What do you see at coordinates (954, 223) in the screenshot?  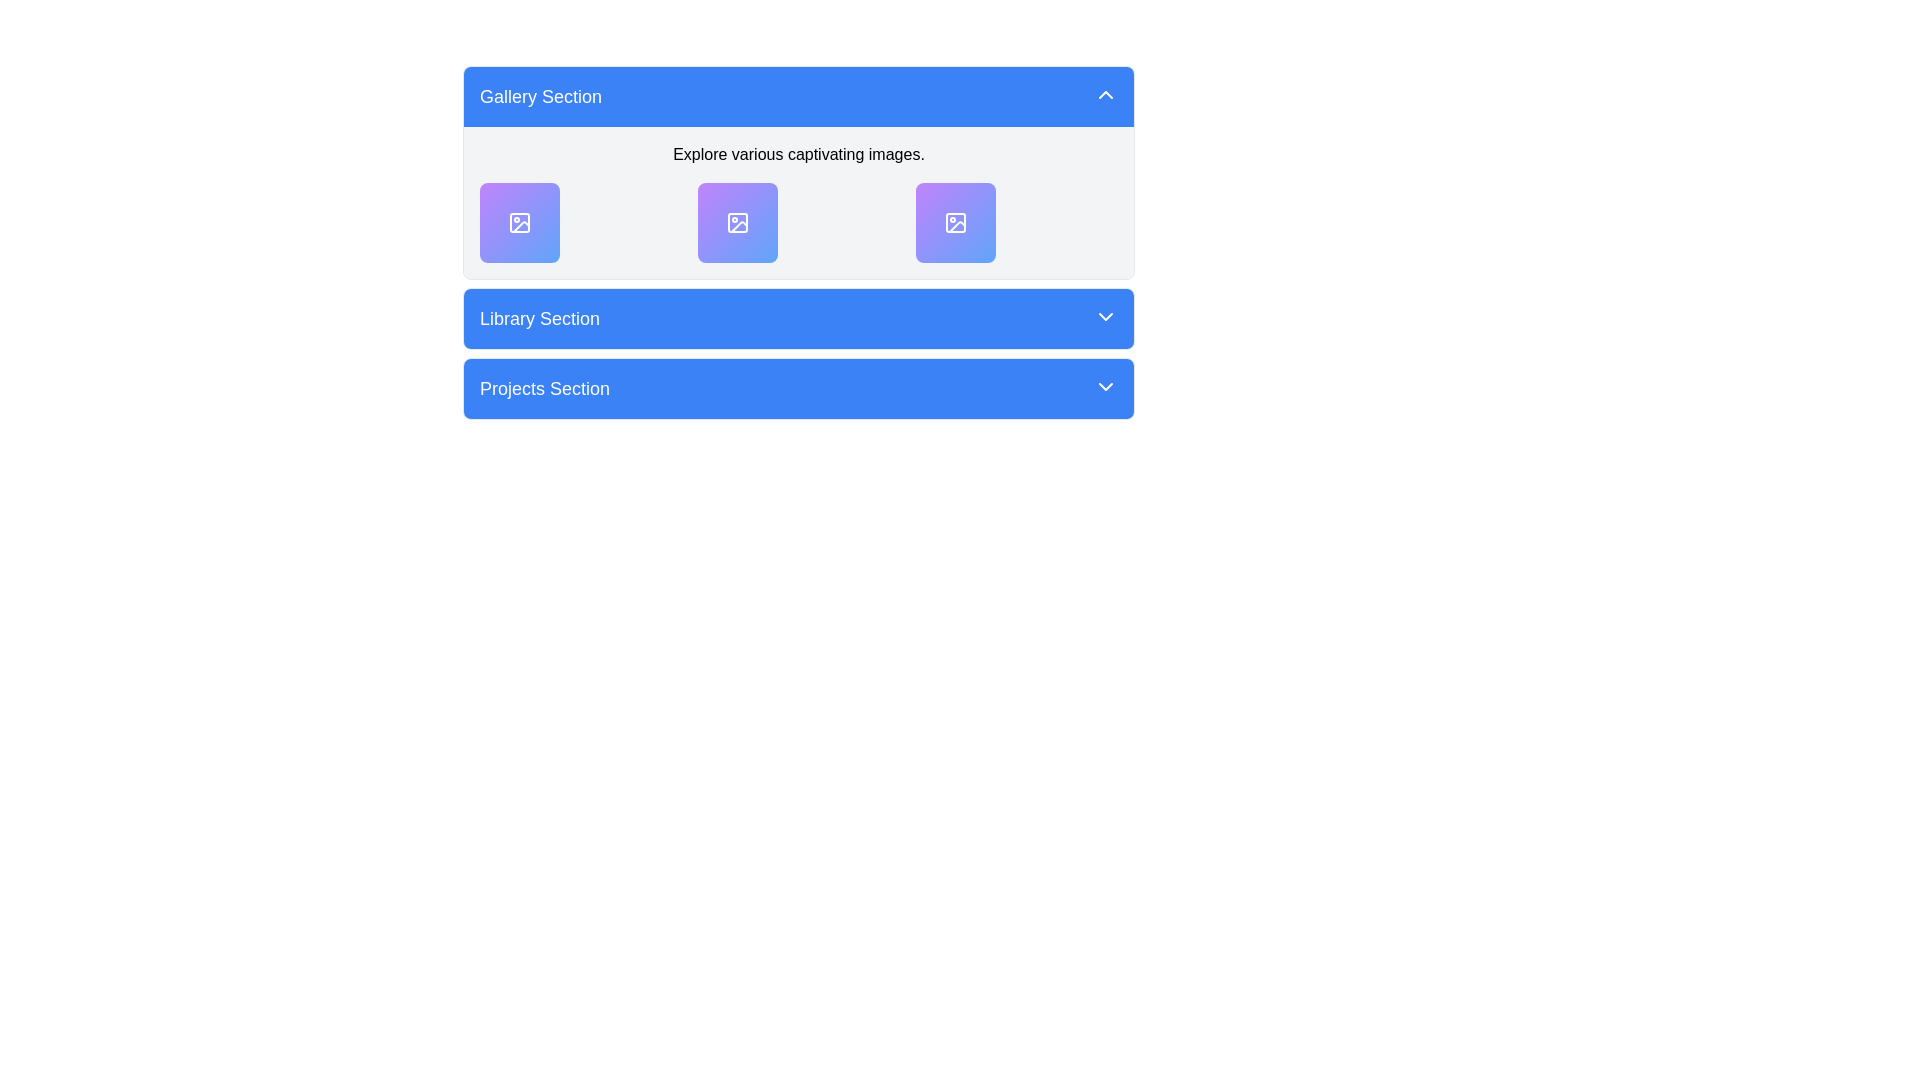 I see `the third button in the Gallery Section, which is designed` at bounding box center [954, 223].